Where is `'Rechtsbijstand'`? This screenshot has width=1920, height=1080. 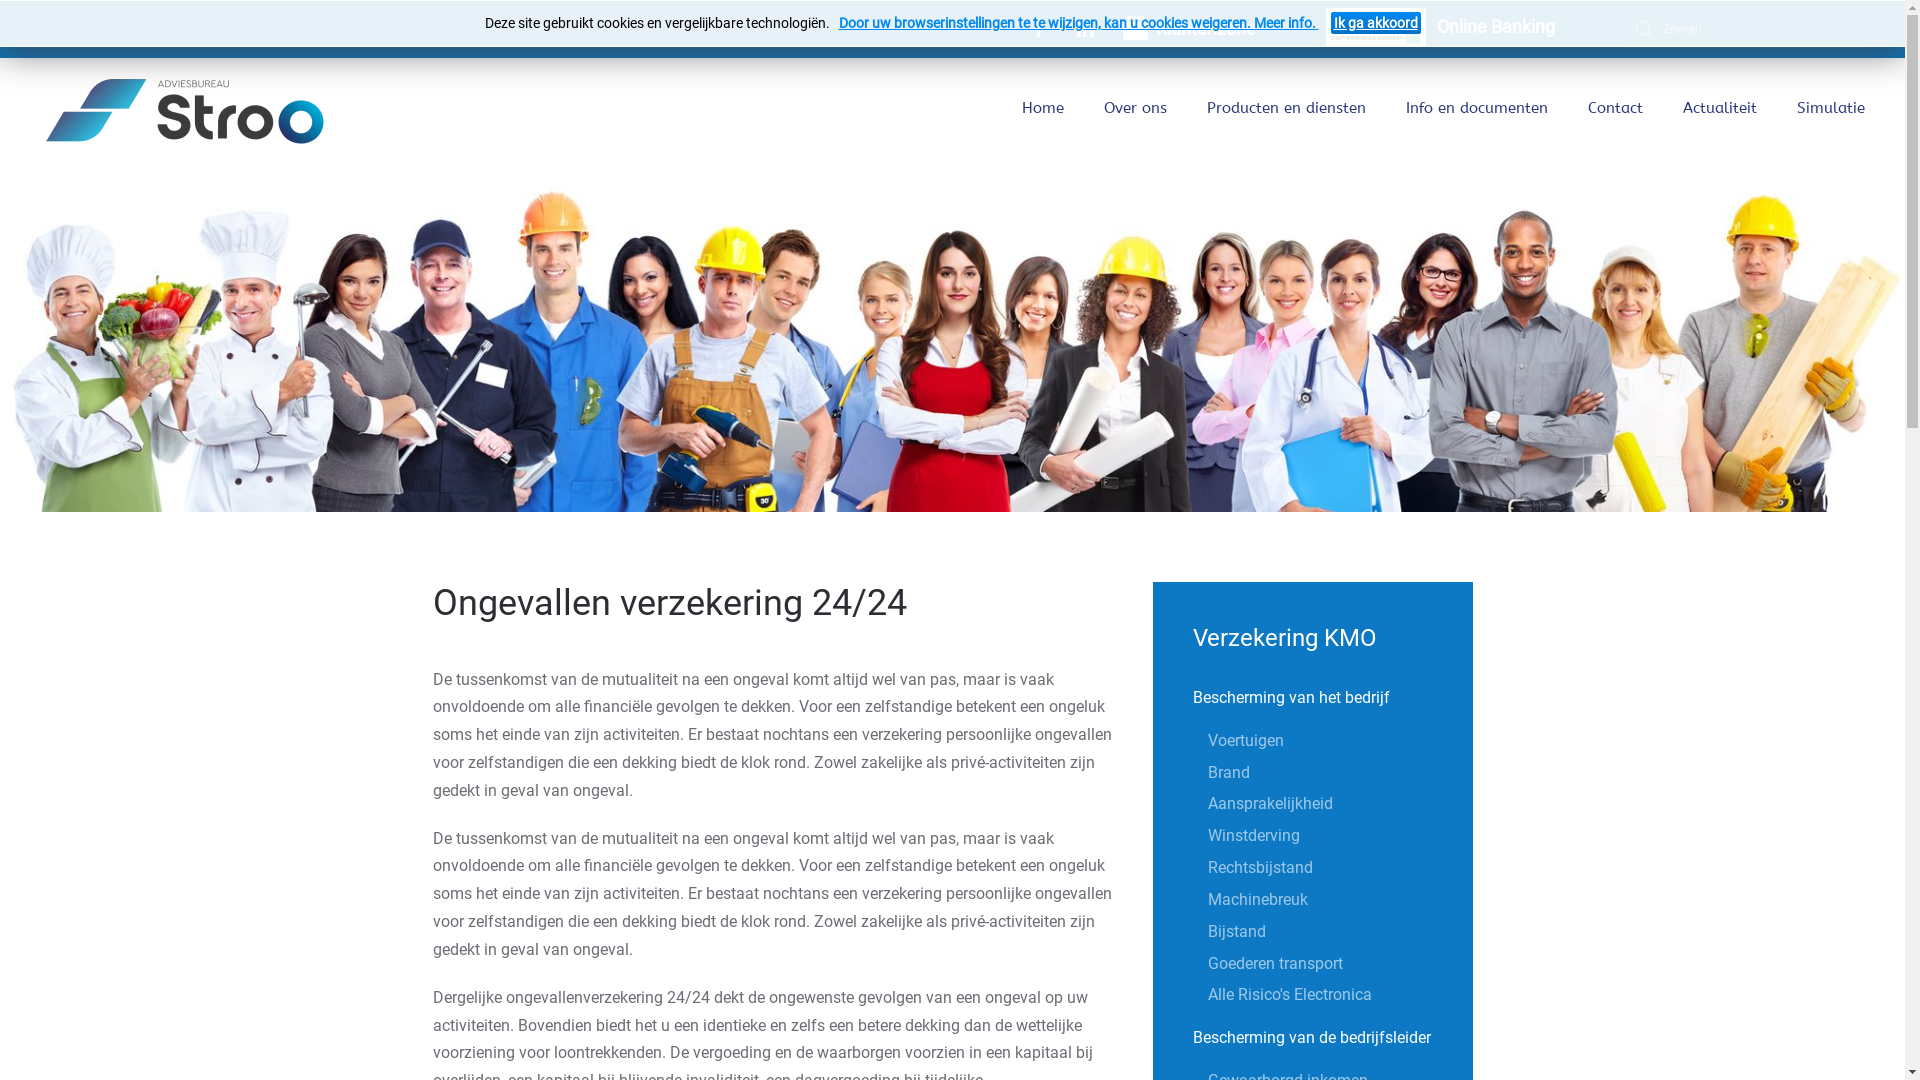
'Rechtsbijstand' is located at coordinates (1340, 866).